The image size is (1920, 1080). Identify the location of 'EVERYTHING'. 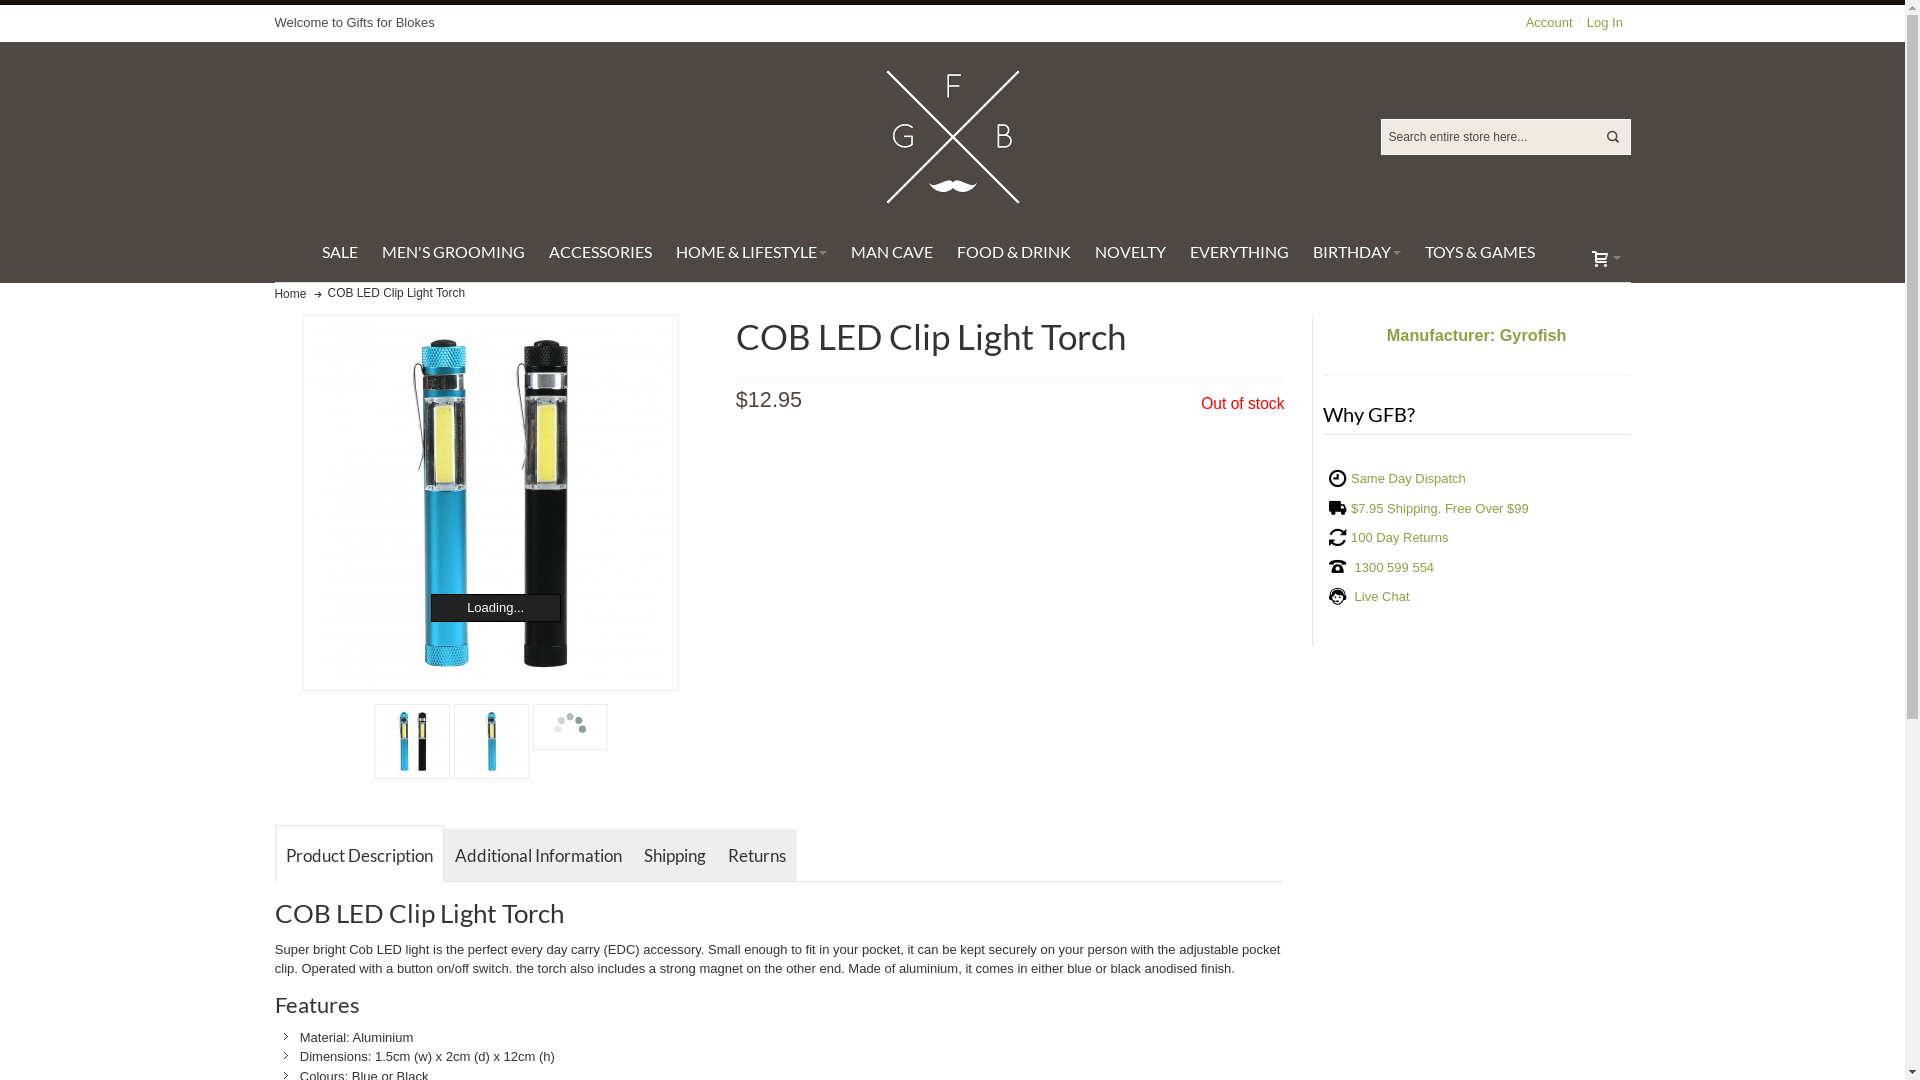
(1177, 250).